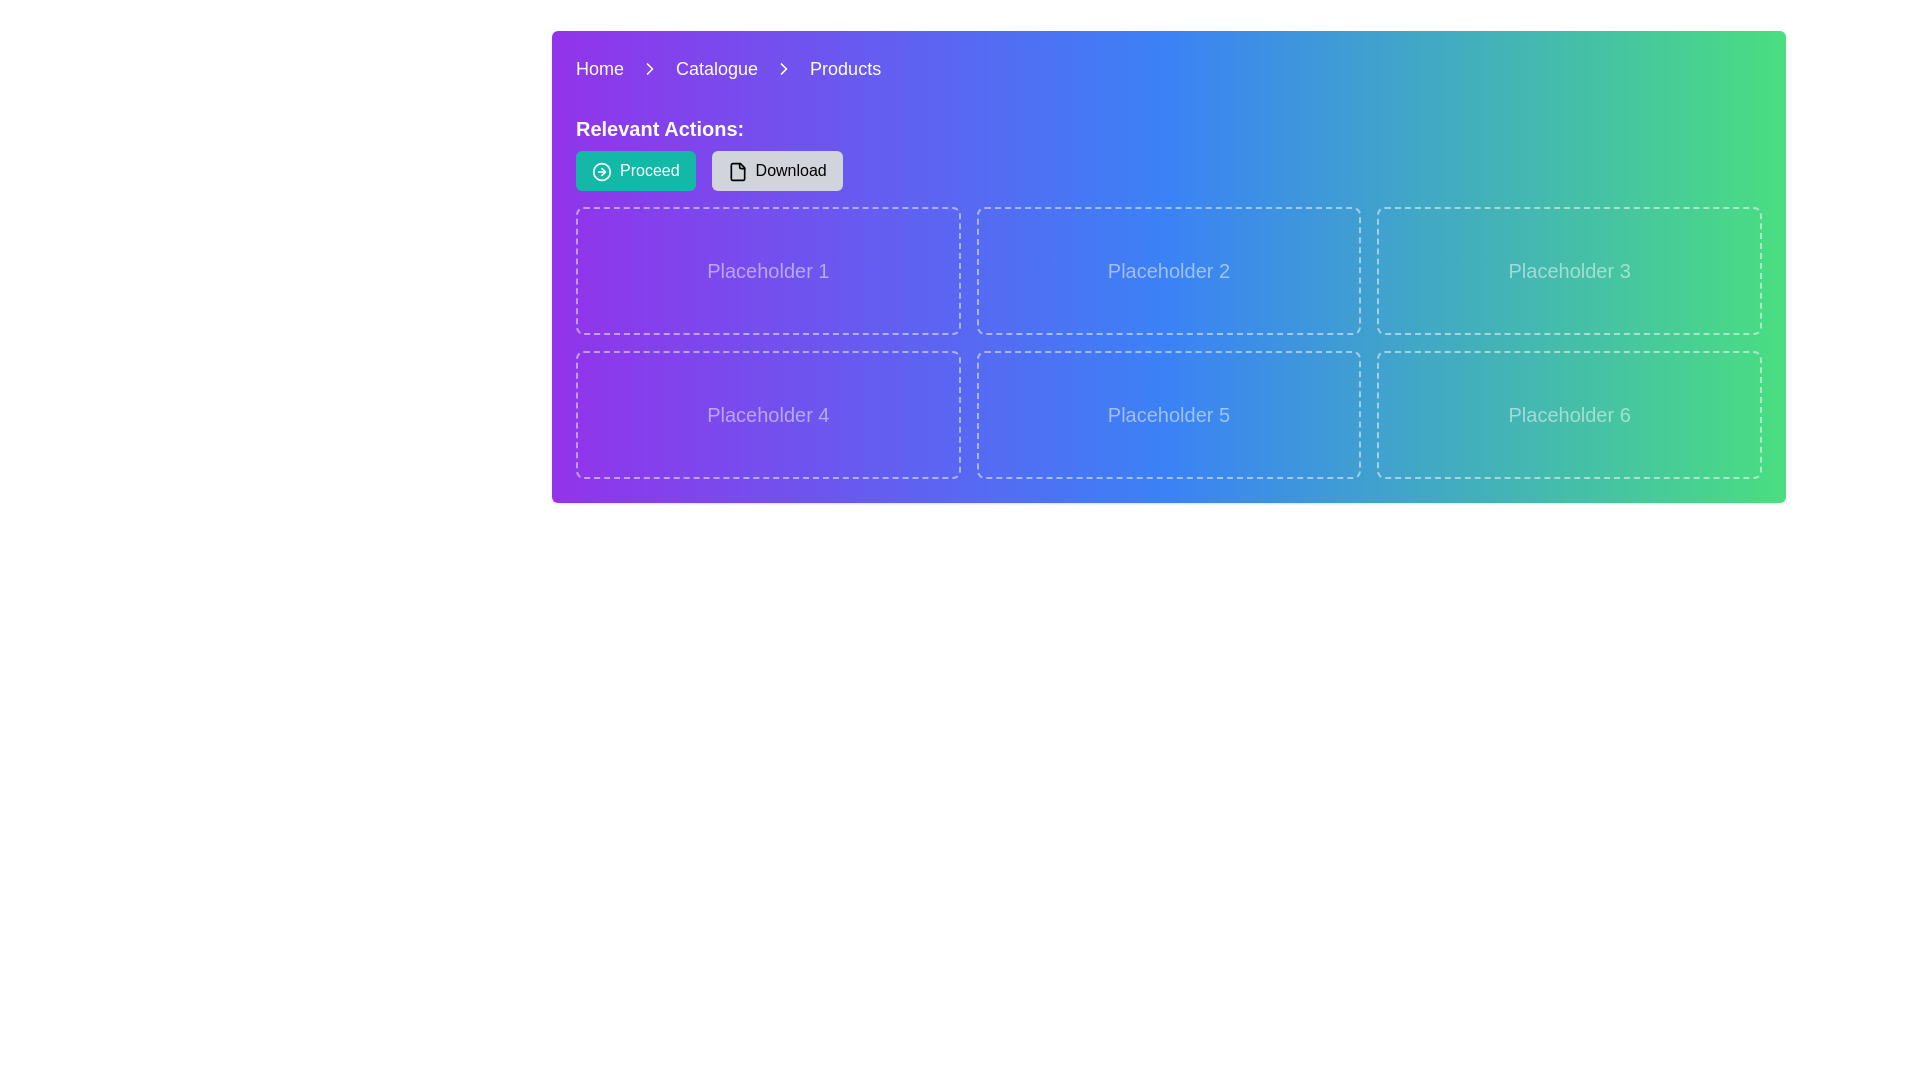 The width and height of the screenshot is (1920, 1080). I want to click on the rectangular region with a dashed border displaying 'Placeholder 3' in the center, located in the first row and third column of the grid layout, so click(1568, 270).